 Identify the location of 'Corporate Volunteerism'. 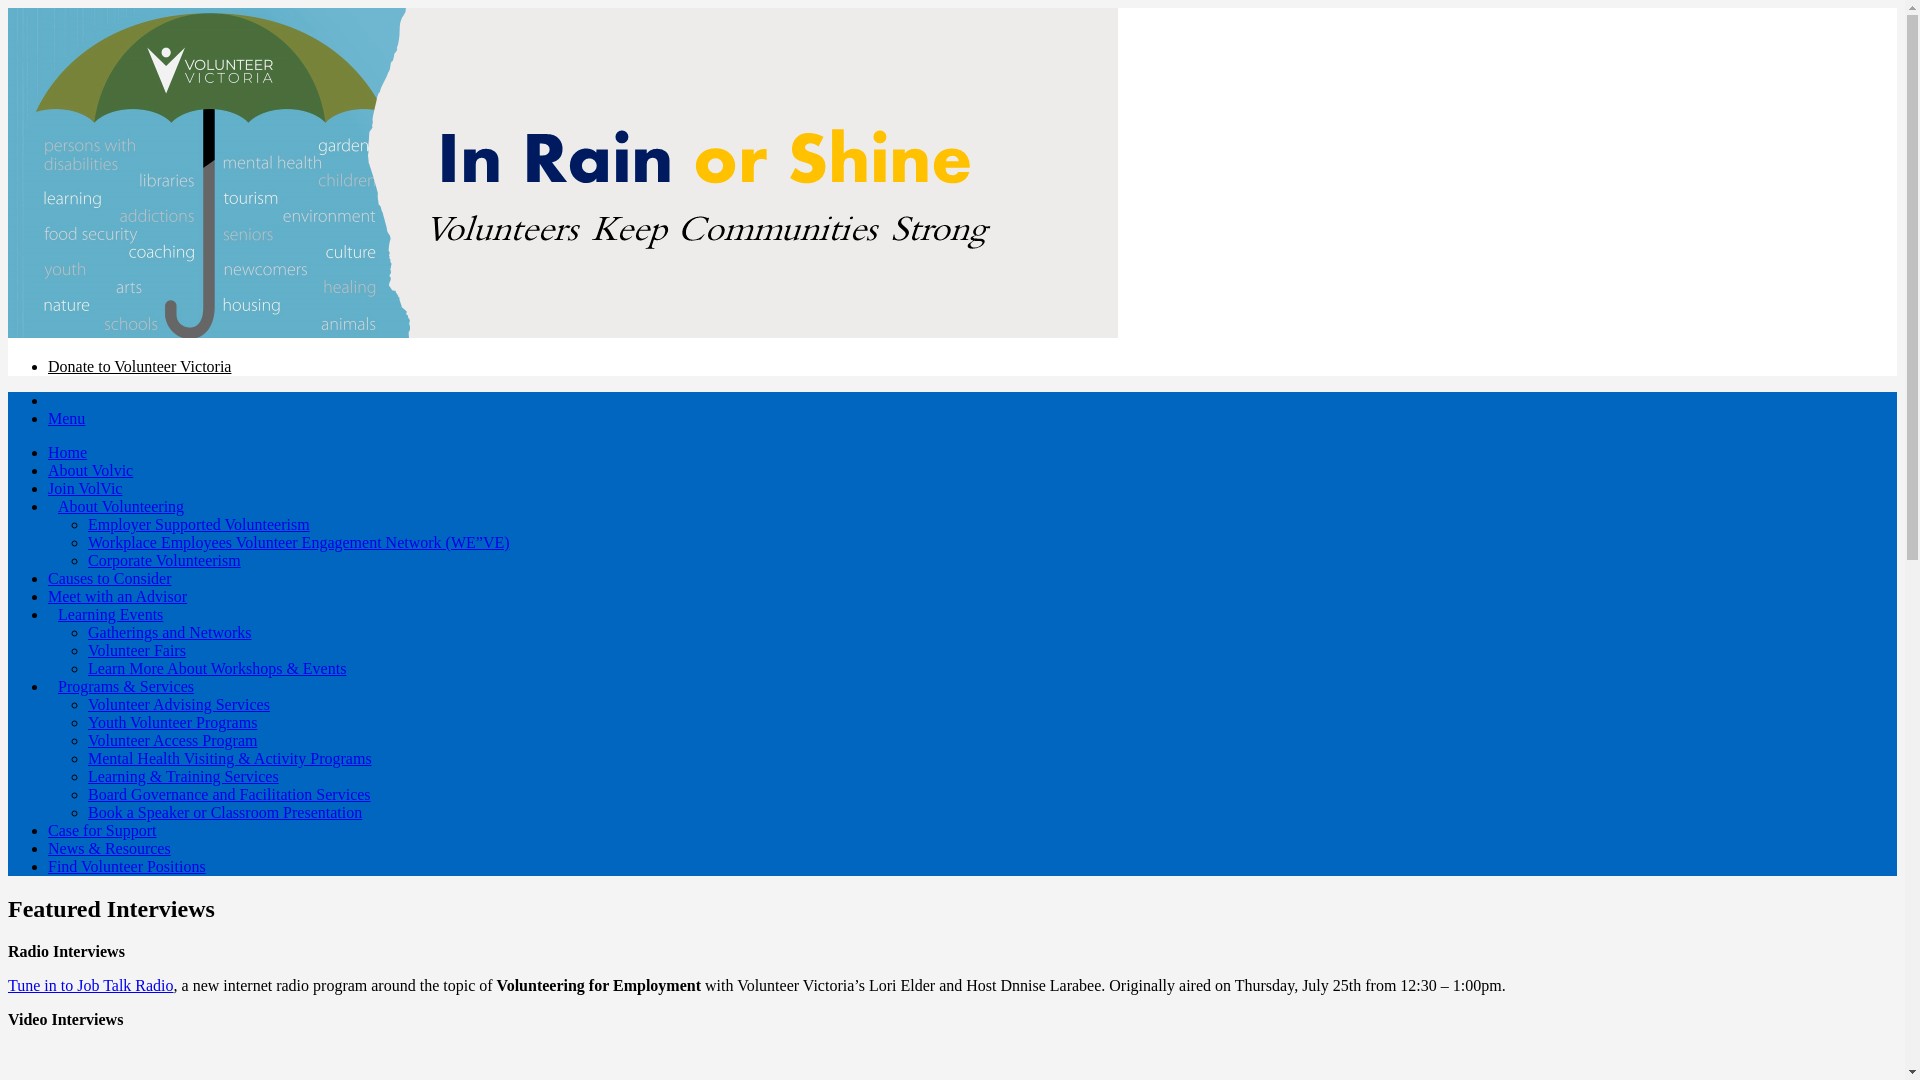
(86, 560).